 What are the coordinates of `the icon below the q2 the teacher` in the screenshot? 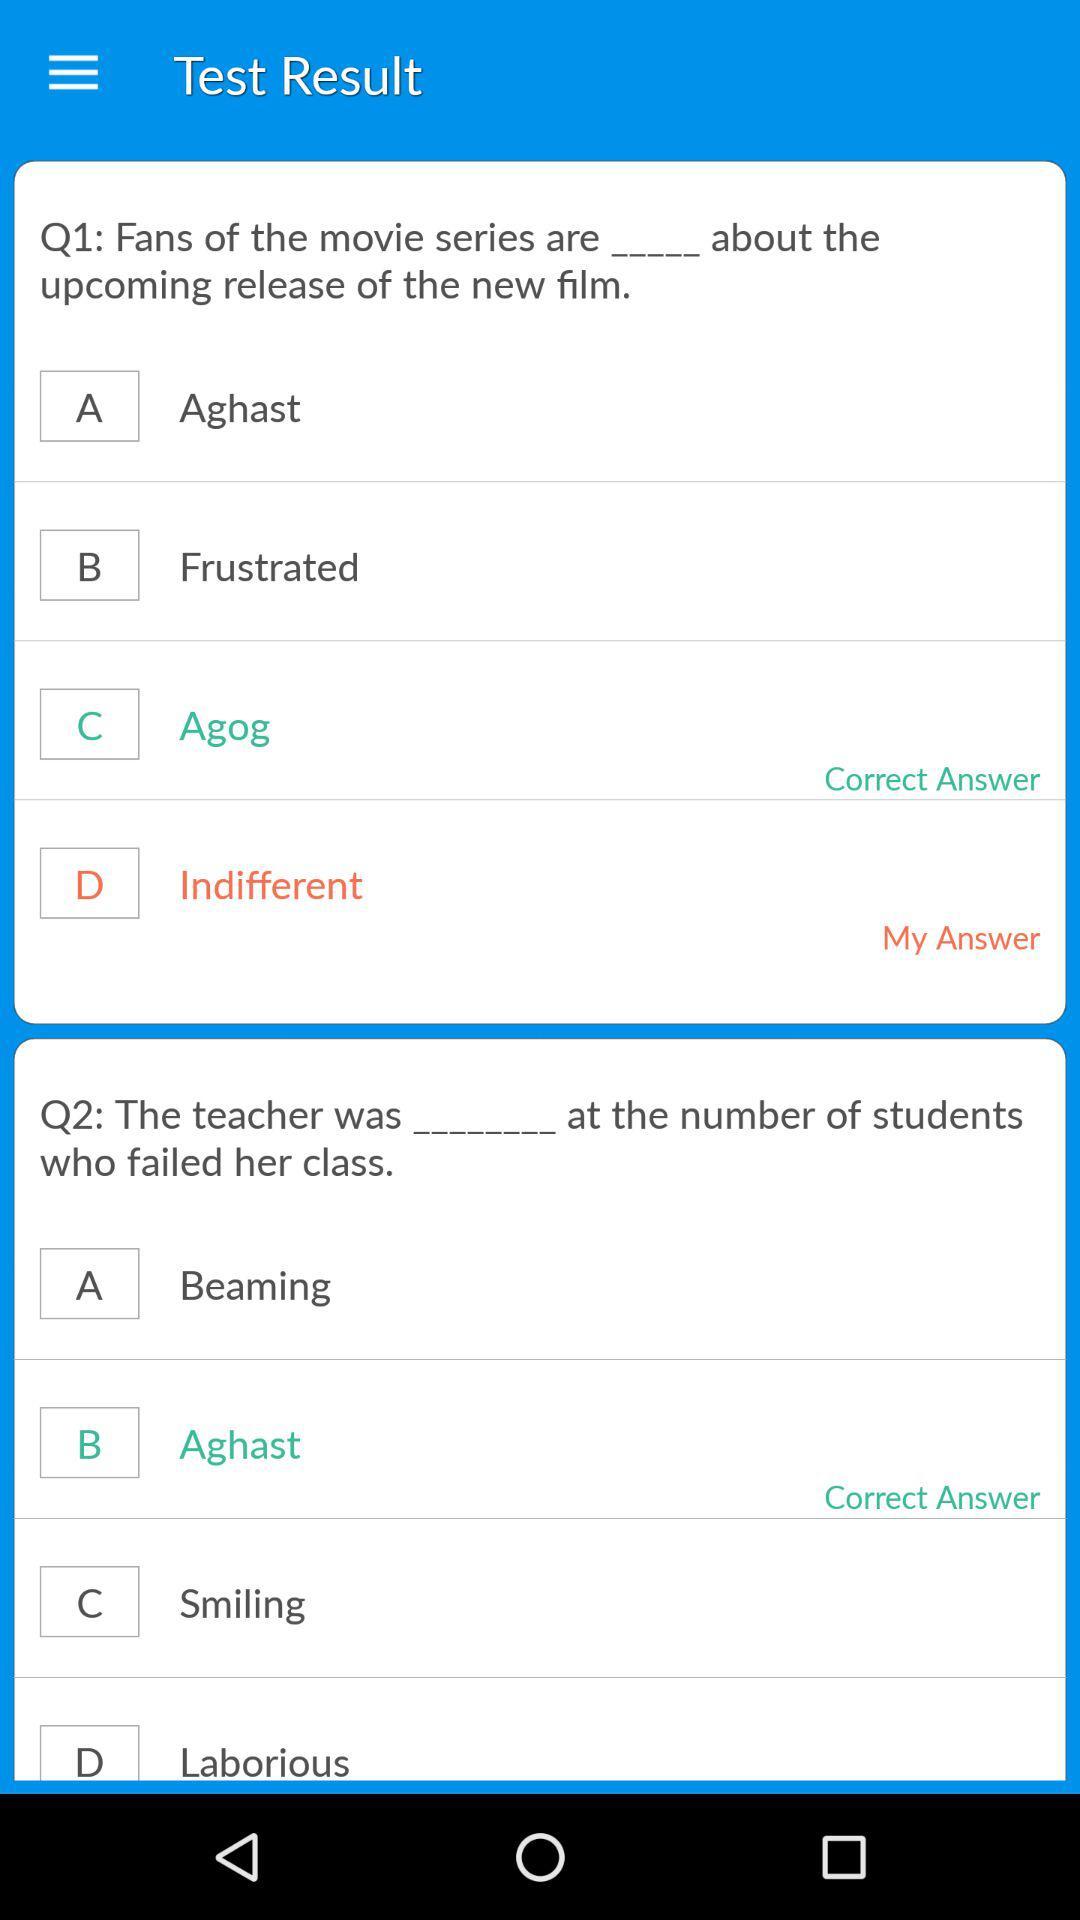 It's located at (413, 1283).